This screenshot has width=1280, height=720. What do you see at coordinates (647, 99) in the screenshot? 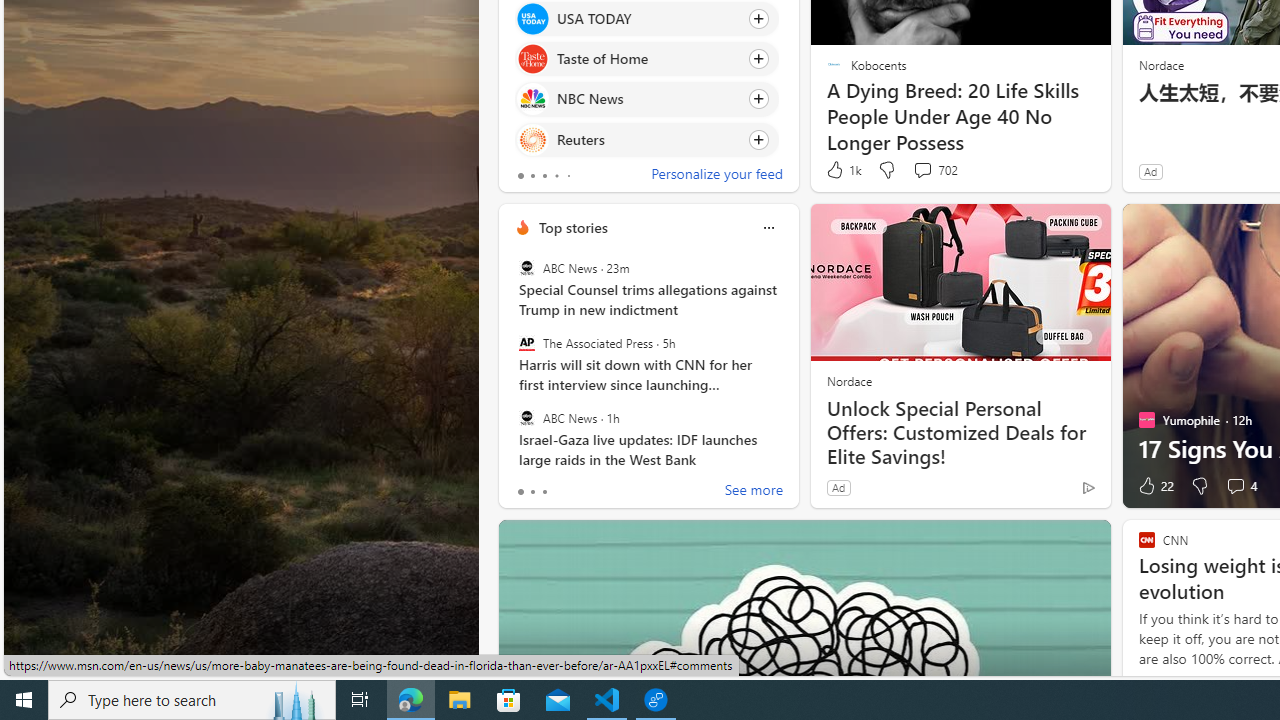
I see `'Click to follow source NBC News'` at bounding box center [647, 99].